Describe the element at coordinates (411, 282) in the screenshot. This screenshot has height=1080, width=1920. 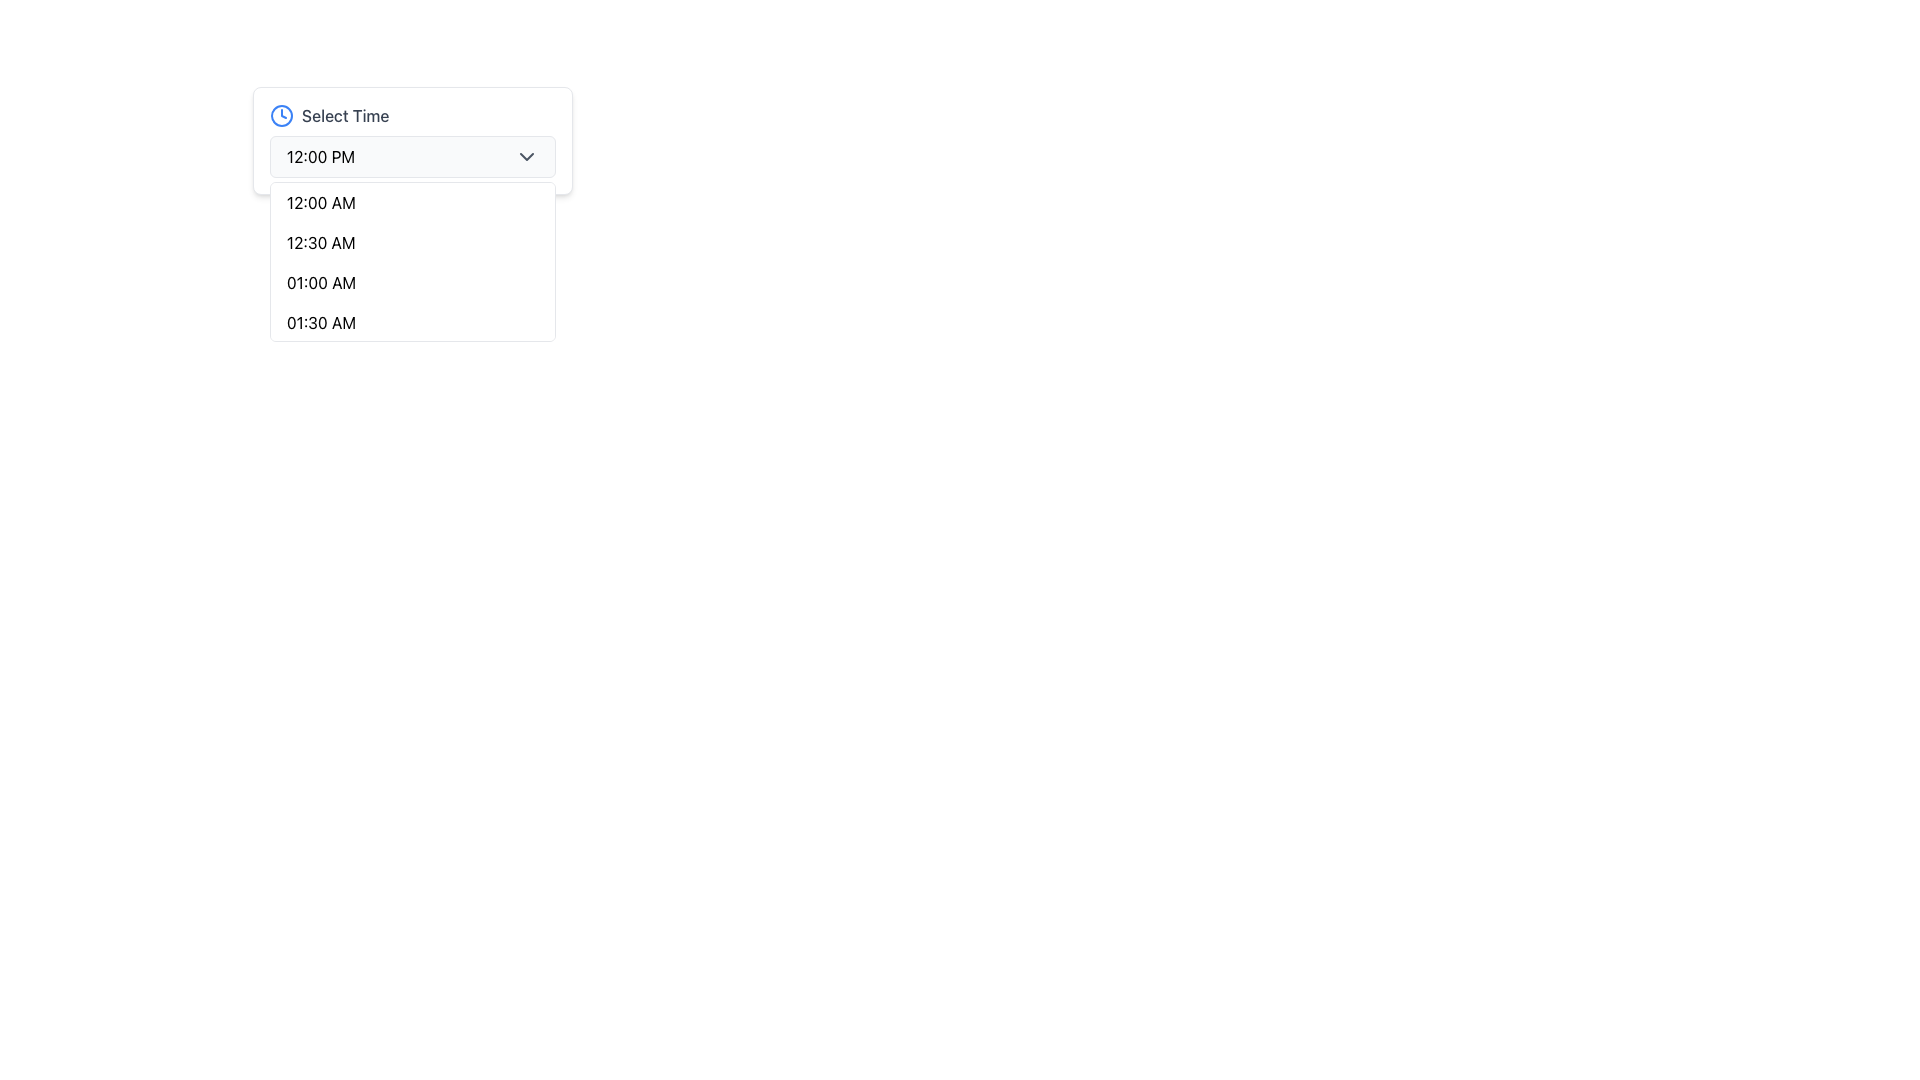
I see `the third time entry in the dropdown menu` at that location.